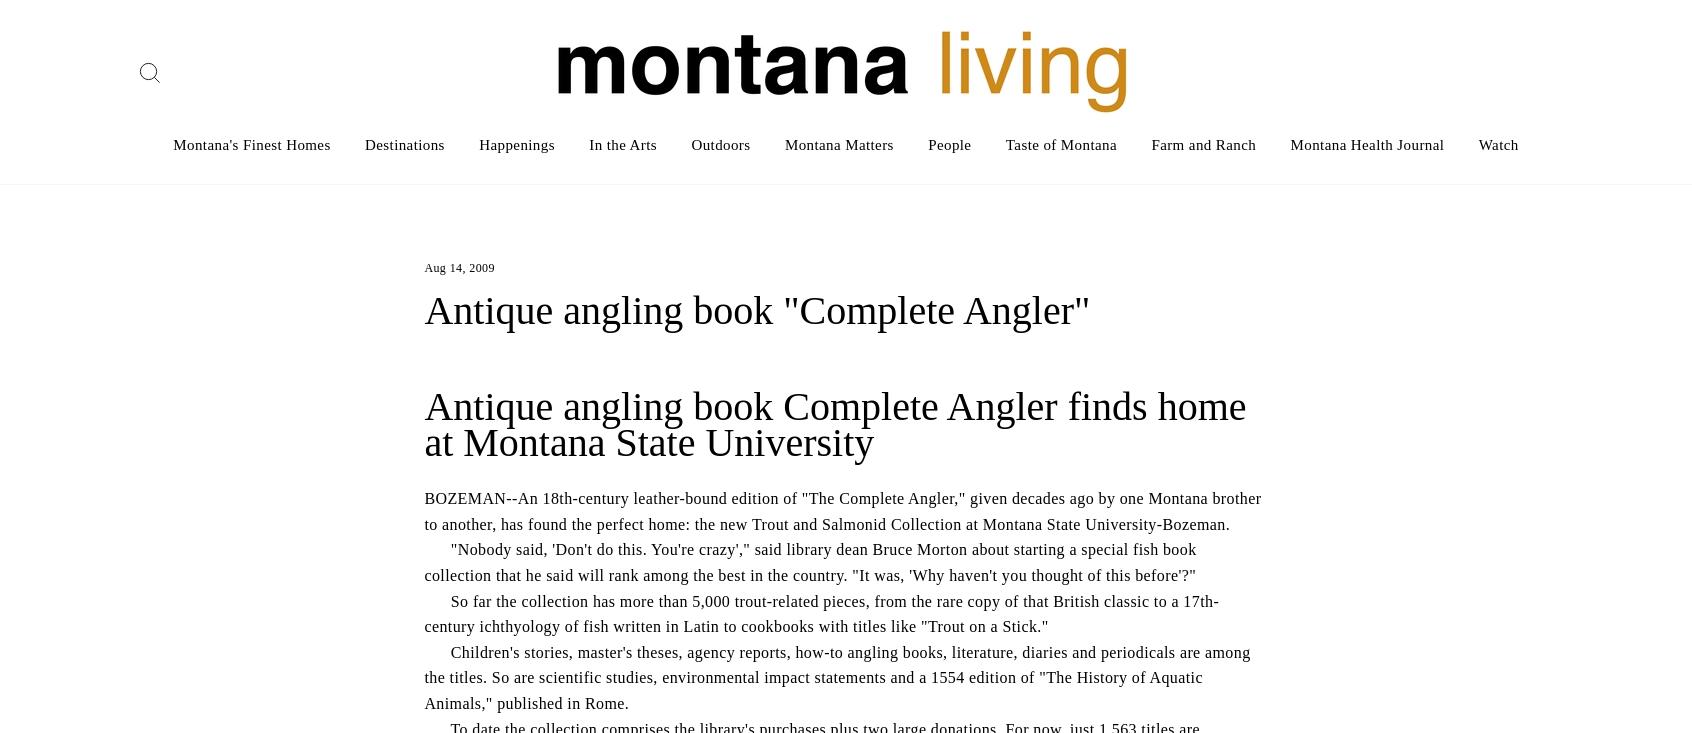 The image size is (1692, 733). Describe the element at coordinates (423, 676) in the screenshot. I see `'Children's stories, master's theses, agency reports, how-to angling books, literature, diaries and periodicals are among the titles. So are scientific studies, environmental impact statements and a 1554 edition of "The History of Aquatic Animals," published in Rome.'` at that location.